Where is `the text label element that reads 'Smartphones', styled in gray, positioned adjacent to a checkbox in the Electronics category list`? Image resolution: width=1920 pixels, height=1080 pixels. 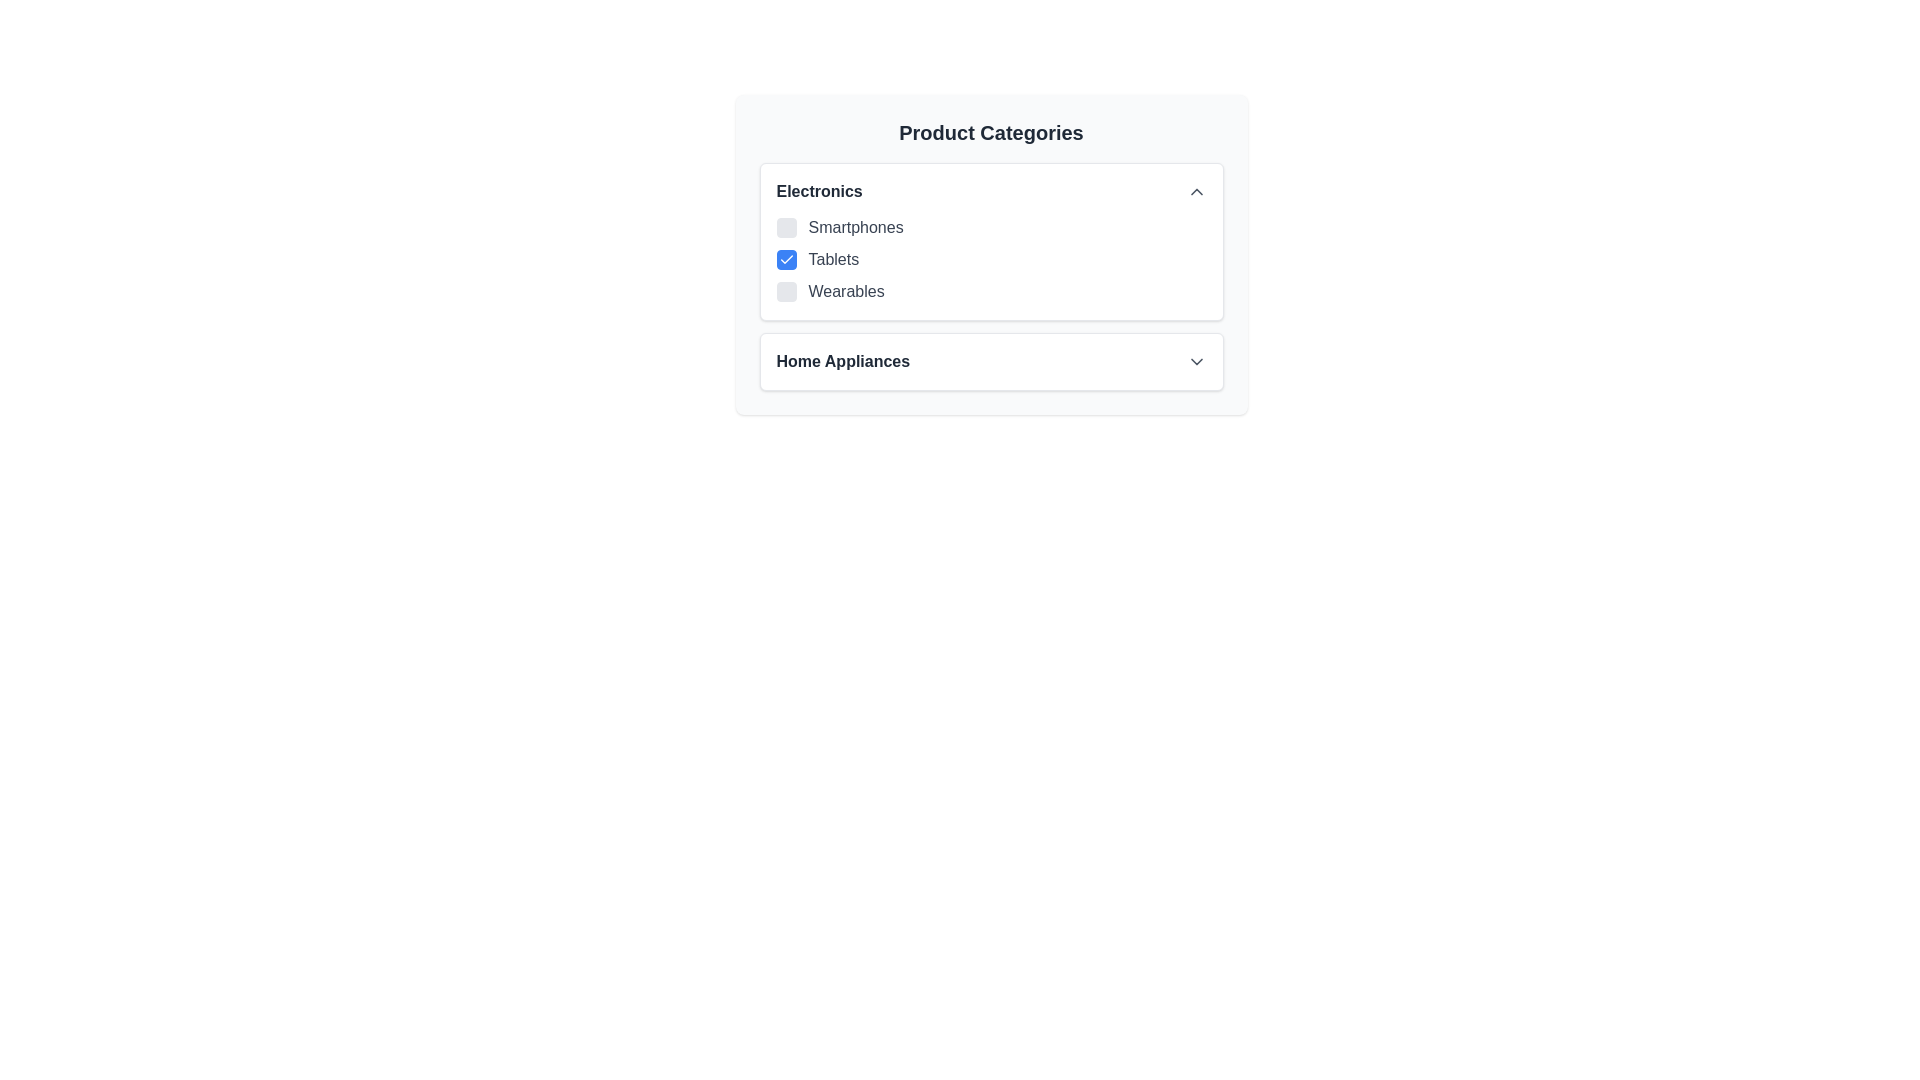
the text label element that reads 'Smartphones', styled in gray, positioned adjacent to a checkbox in the Electronics category list is located at coordinates (856, 226).